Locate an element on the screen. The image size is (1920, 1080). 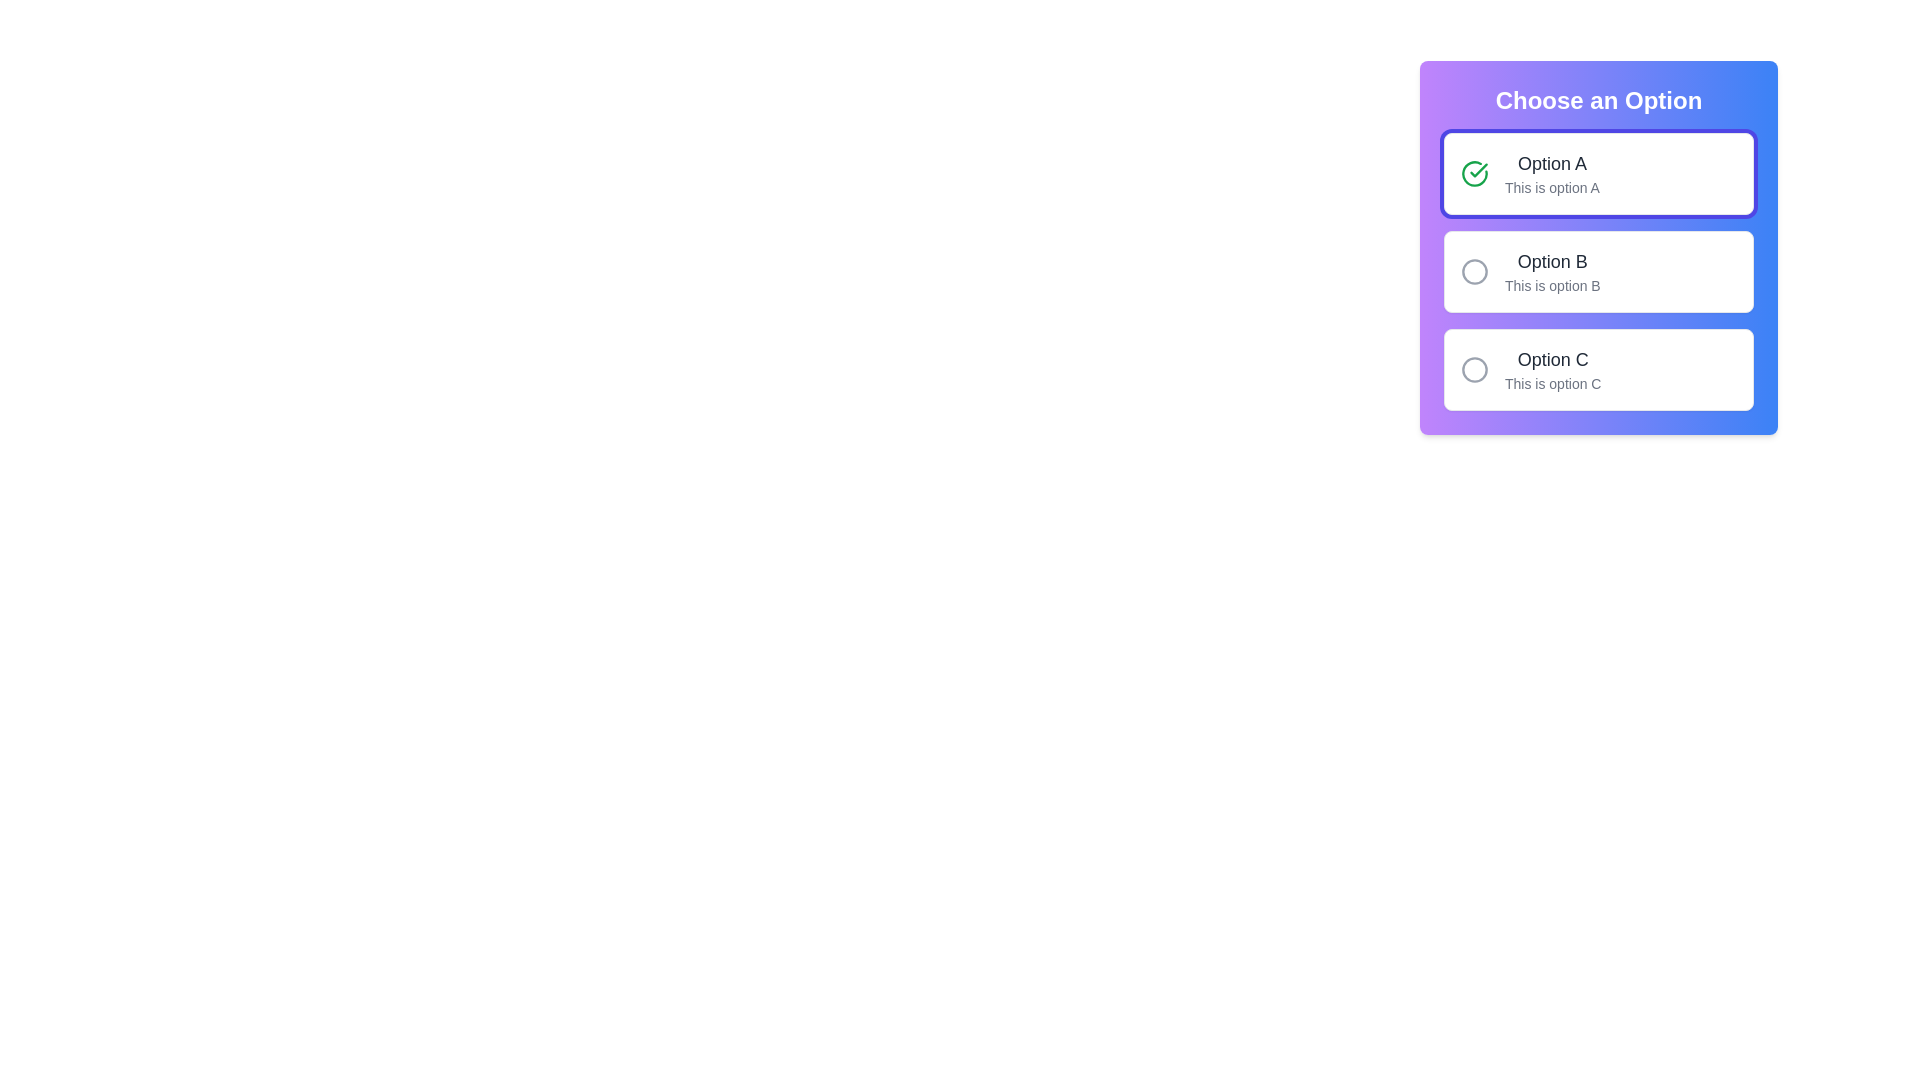
the Radio button indicator for 'Option B', which visually indicates its selection status and is positioned to the left of the 'Option B' label is located at coordinates (1474, 272).